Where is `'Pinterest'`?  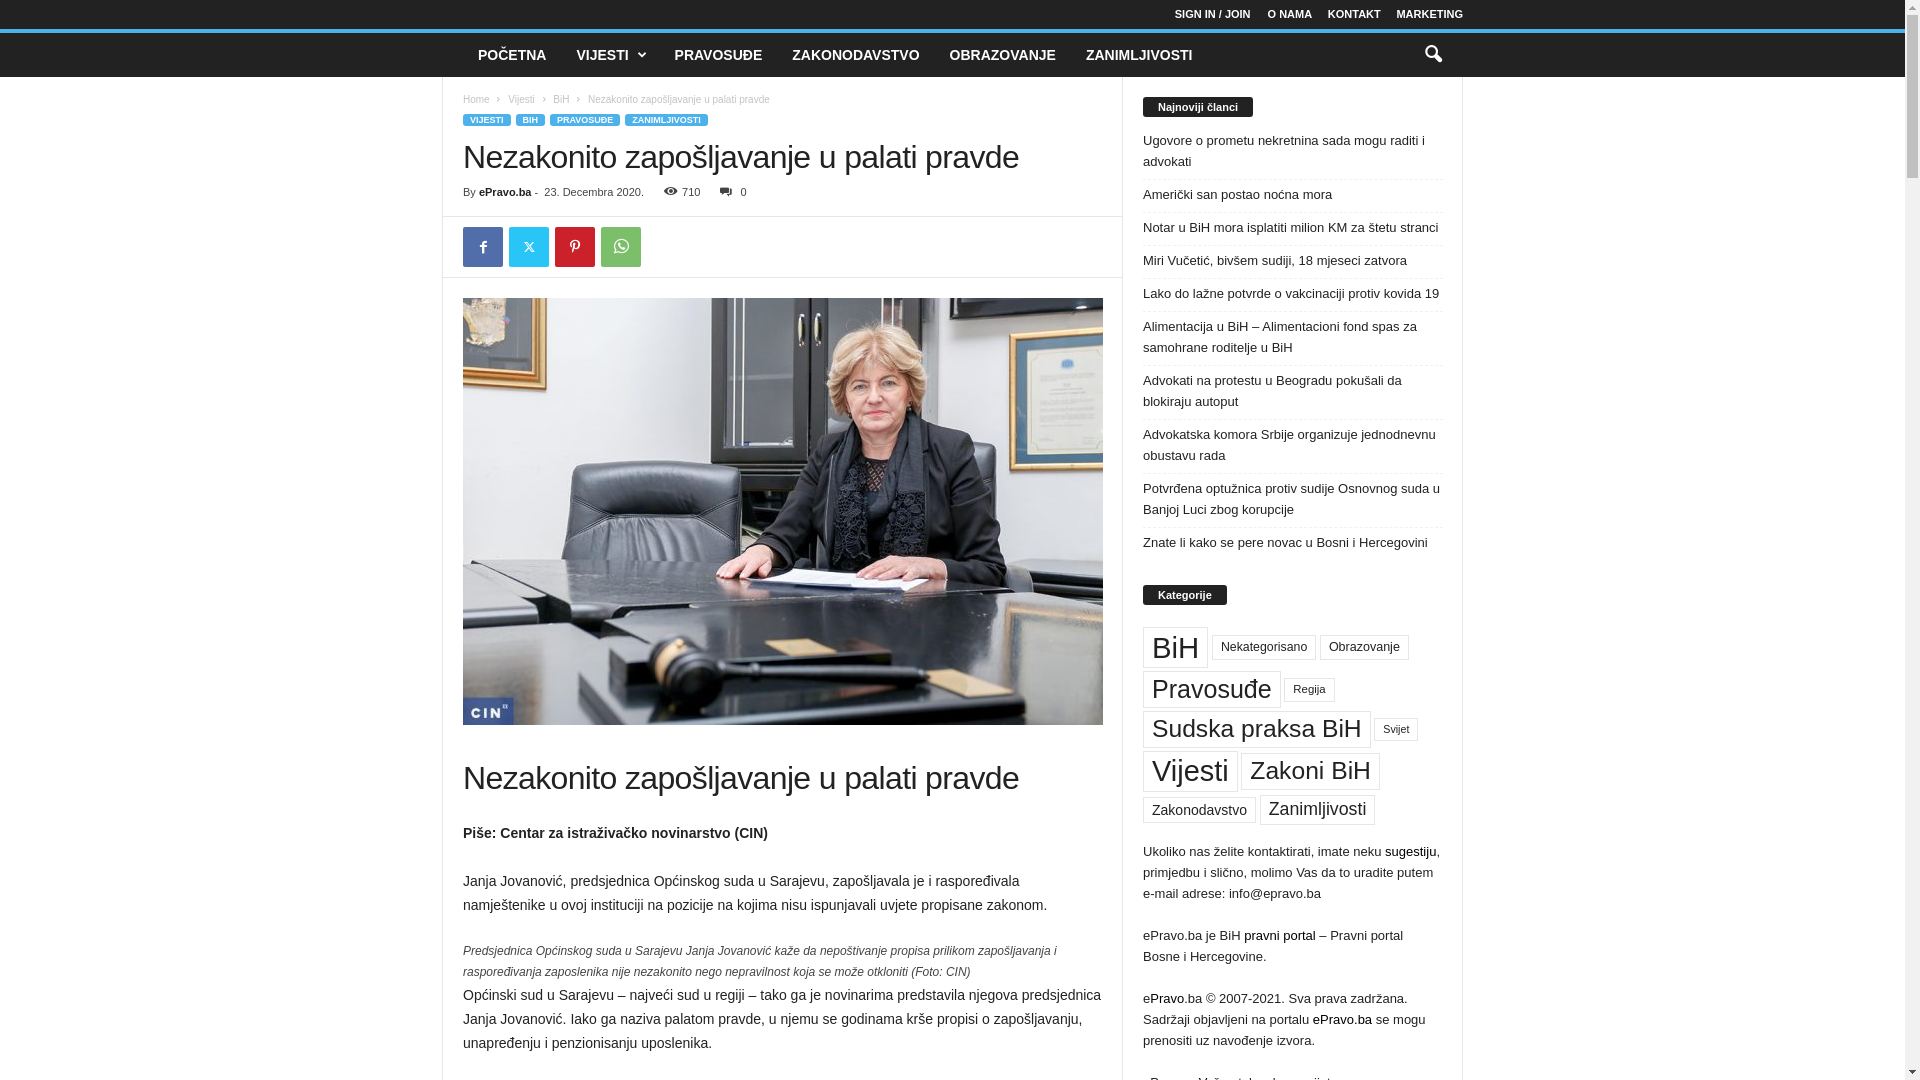 'Pinterest' is located at coordinates (574, 245).